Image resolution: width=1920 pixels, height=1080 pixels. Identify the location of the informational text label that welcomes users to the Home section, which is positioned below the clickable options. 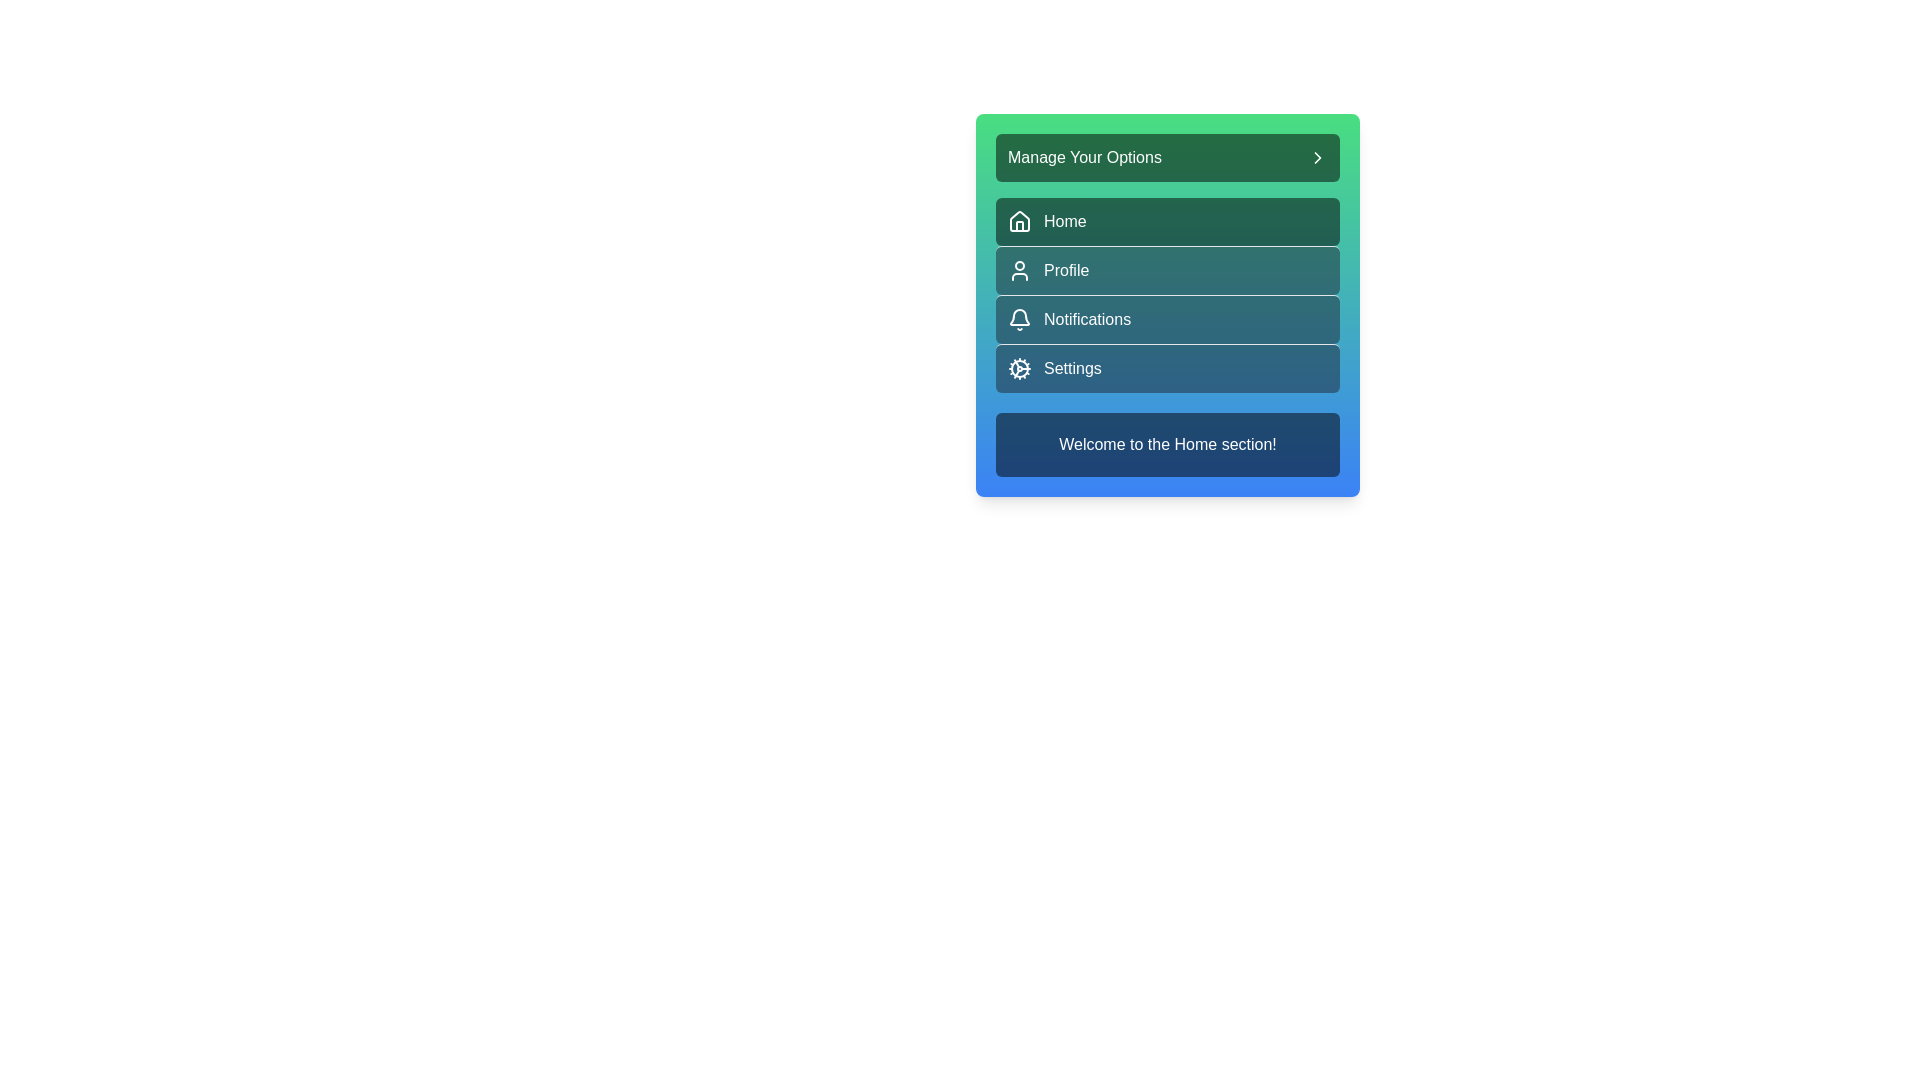
(1167, 443).